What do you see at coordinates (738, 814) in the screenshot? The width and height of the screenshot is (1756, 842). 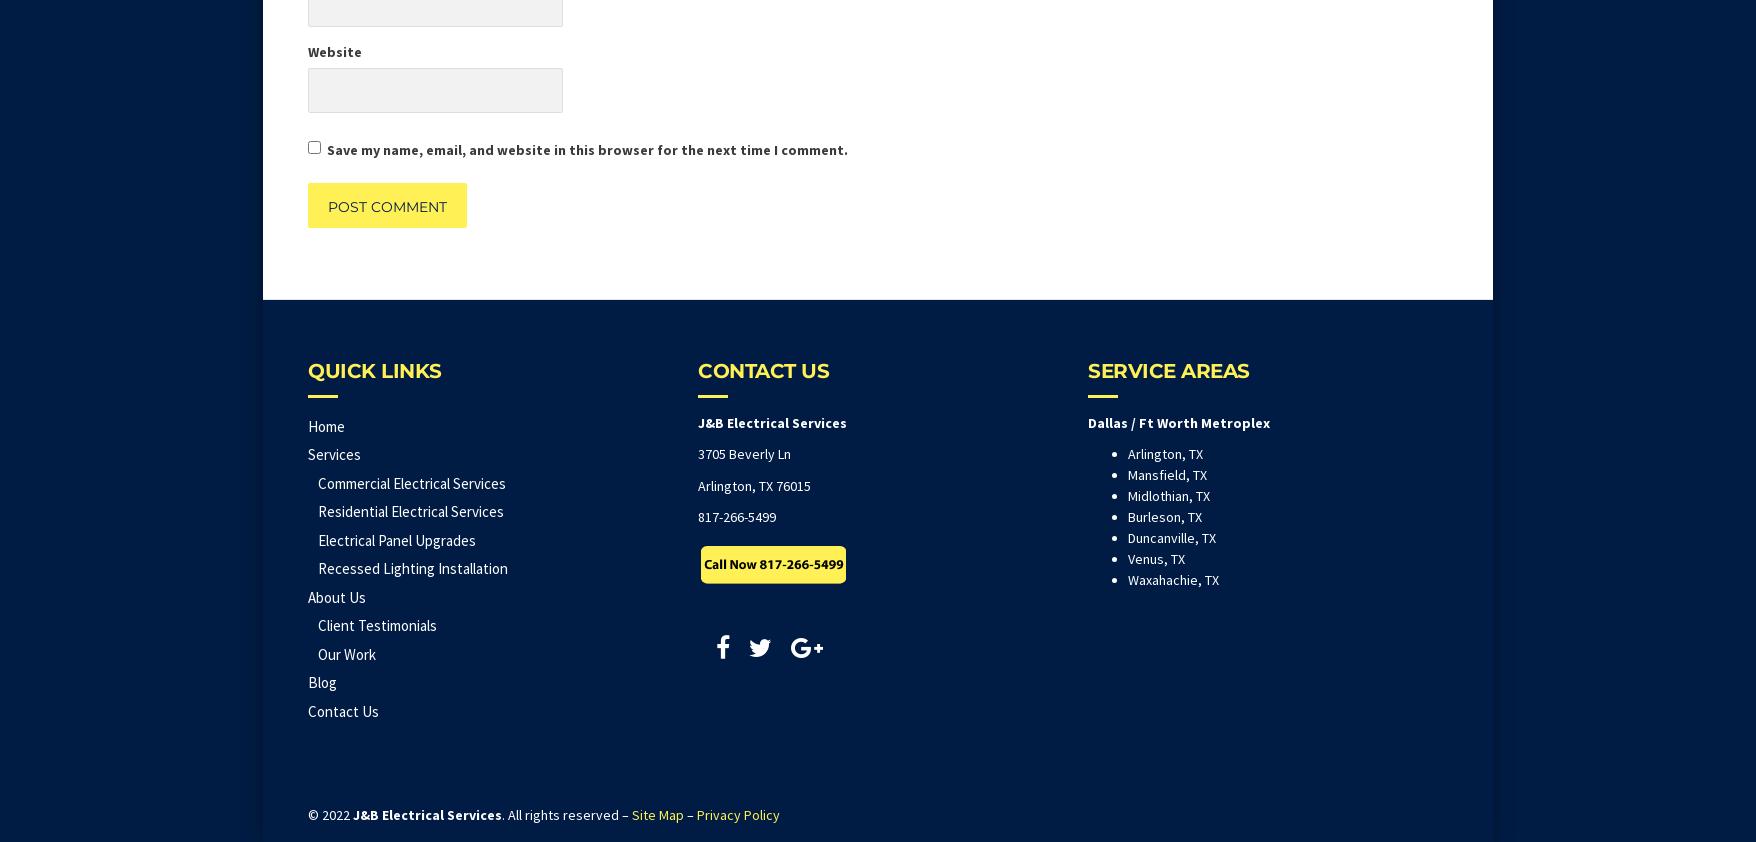 I see `'Privacy Policy'` at bounding box center [738, 814].